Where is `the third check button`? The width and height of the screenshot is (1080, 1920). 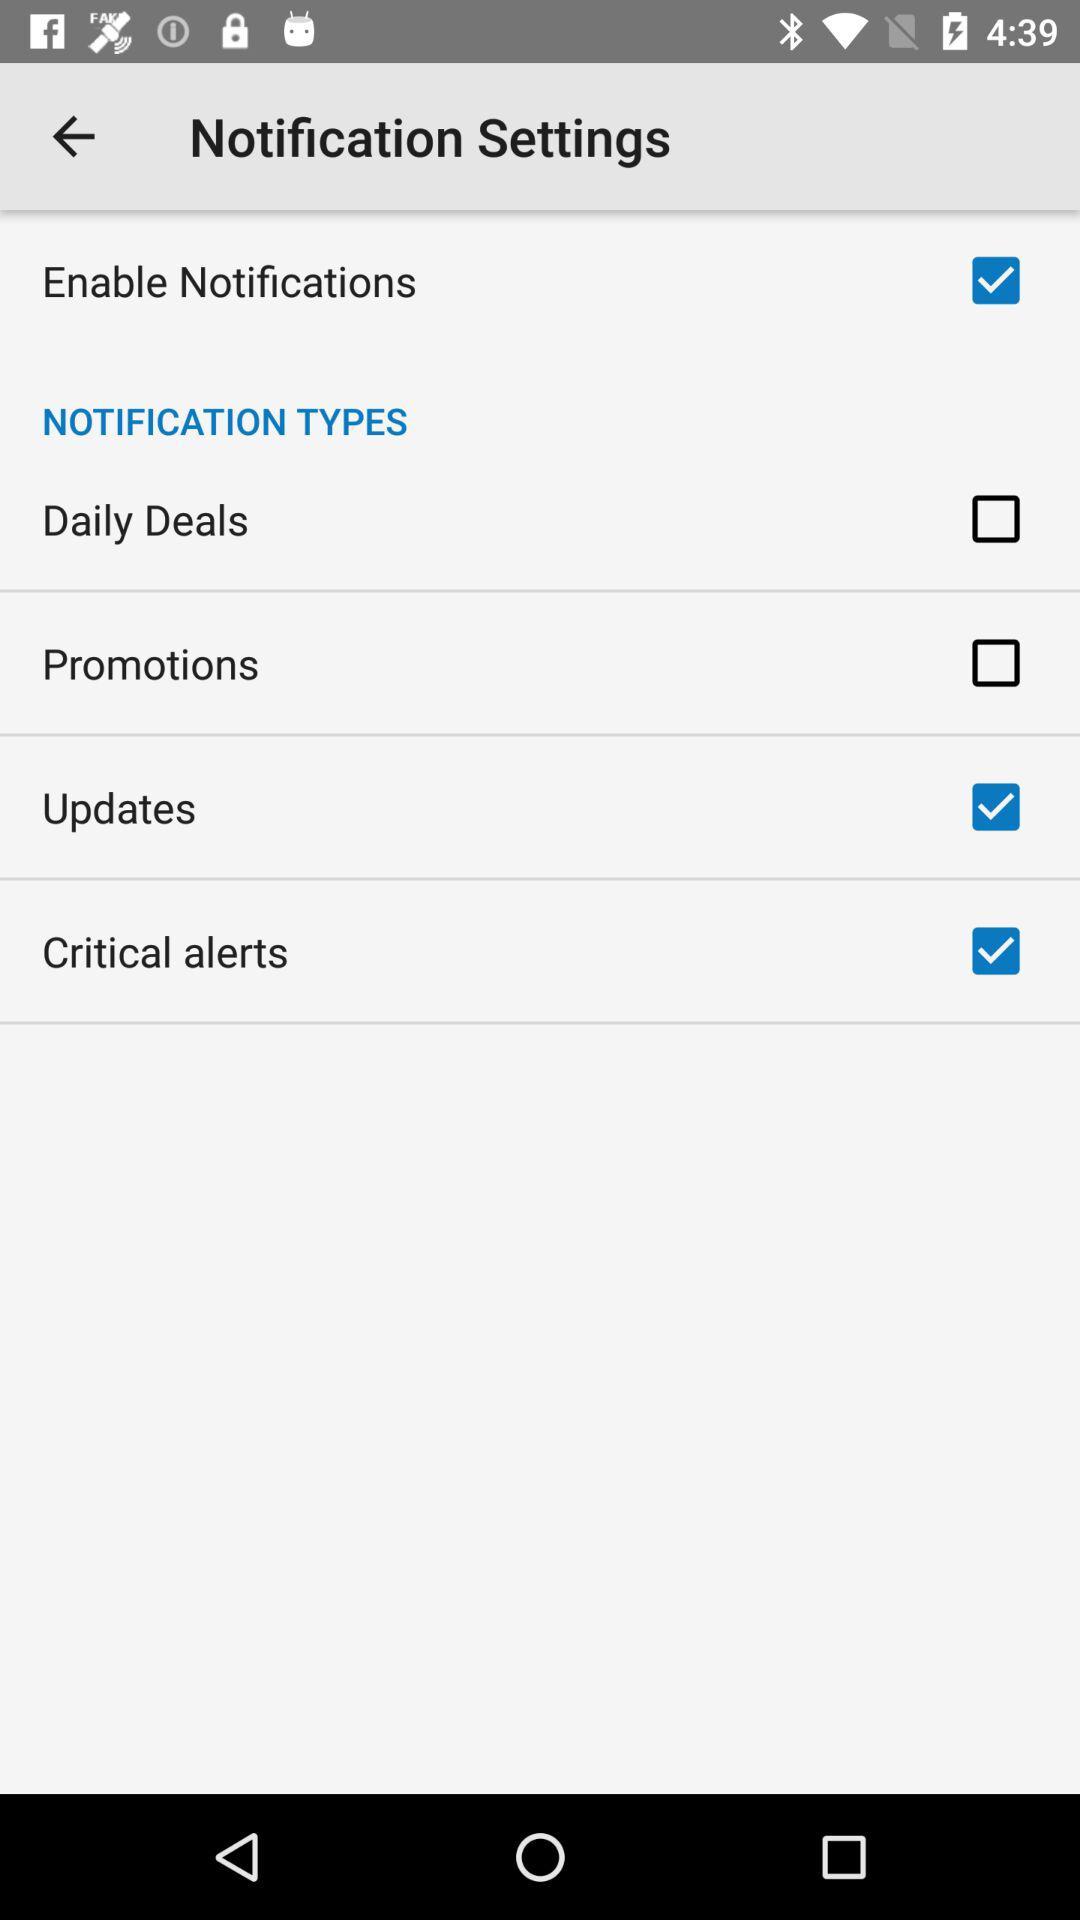 the third check button is located at coordinates (995, 662).